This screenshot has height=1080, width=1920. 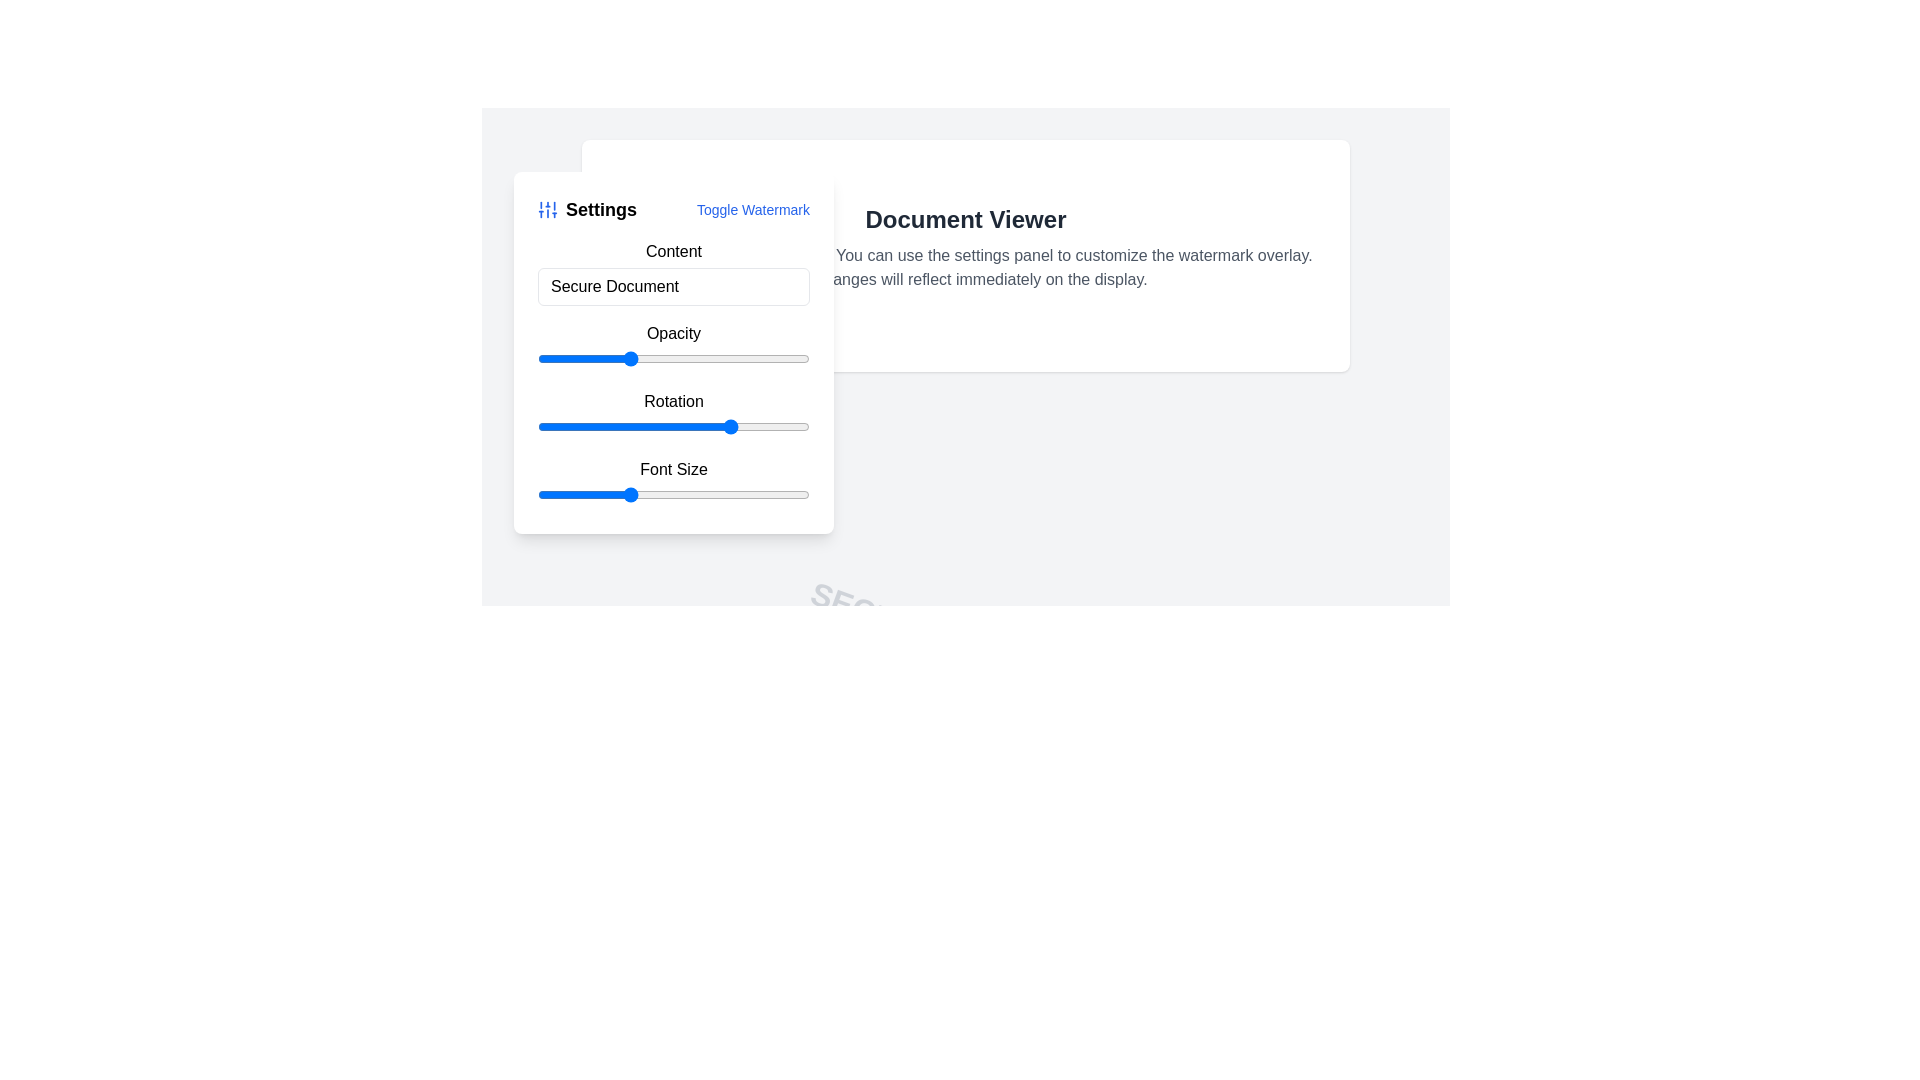 I want to click on the bold 'Settings' text label located at the top-left of the settings panel, which is styled in black and has a large font size, so click(x=586, y=209).